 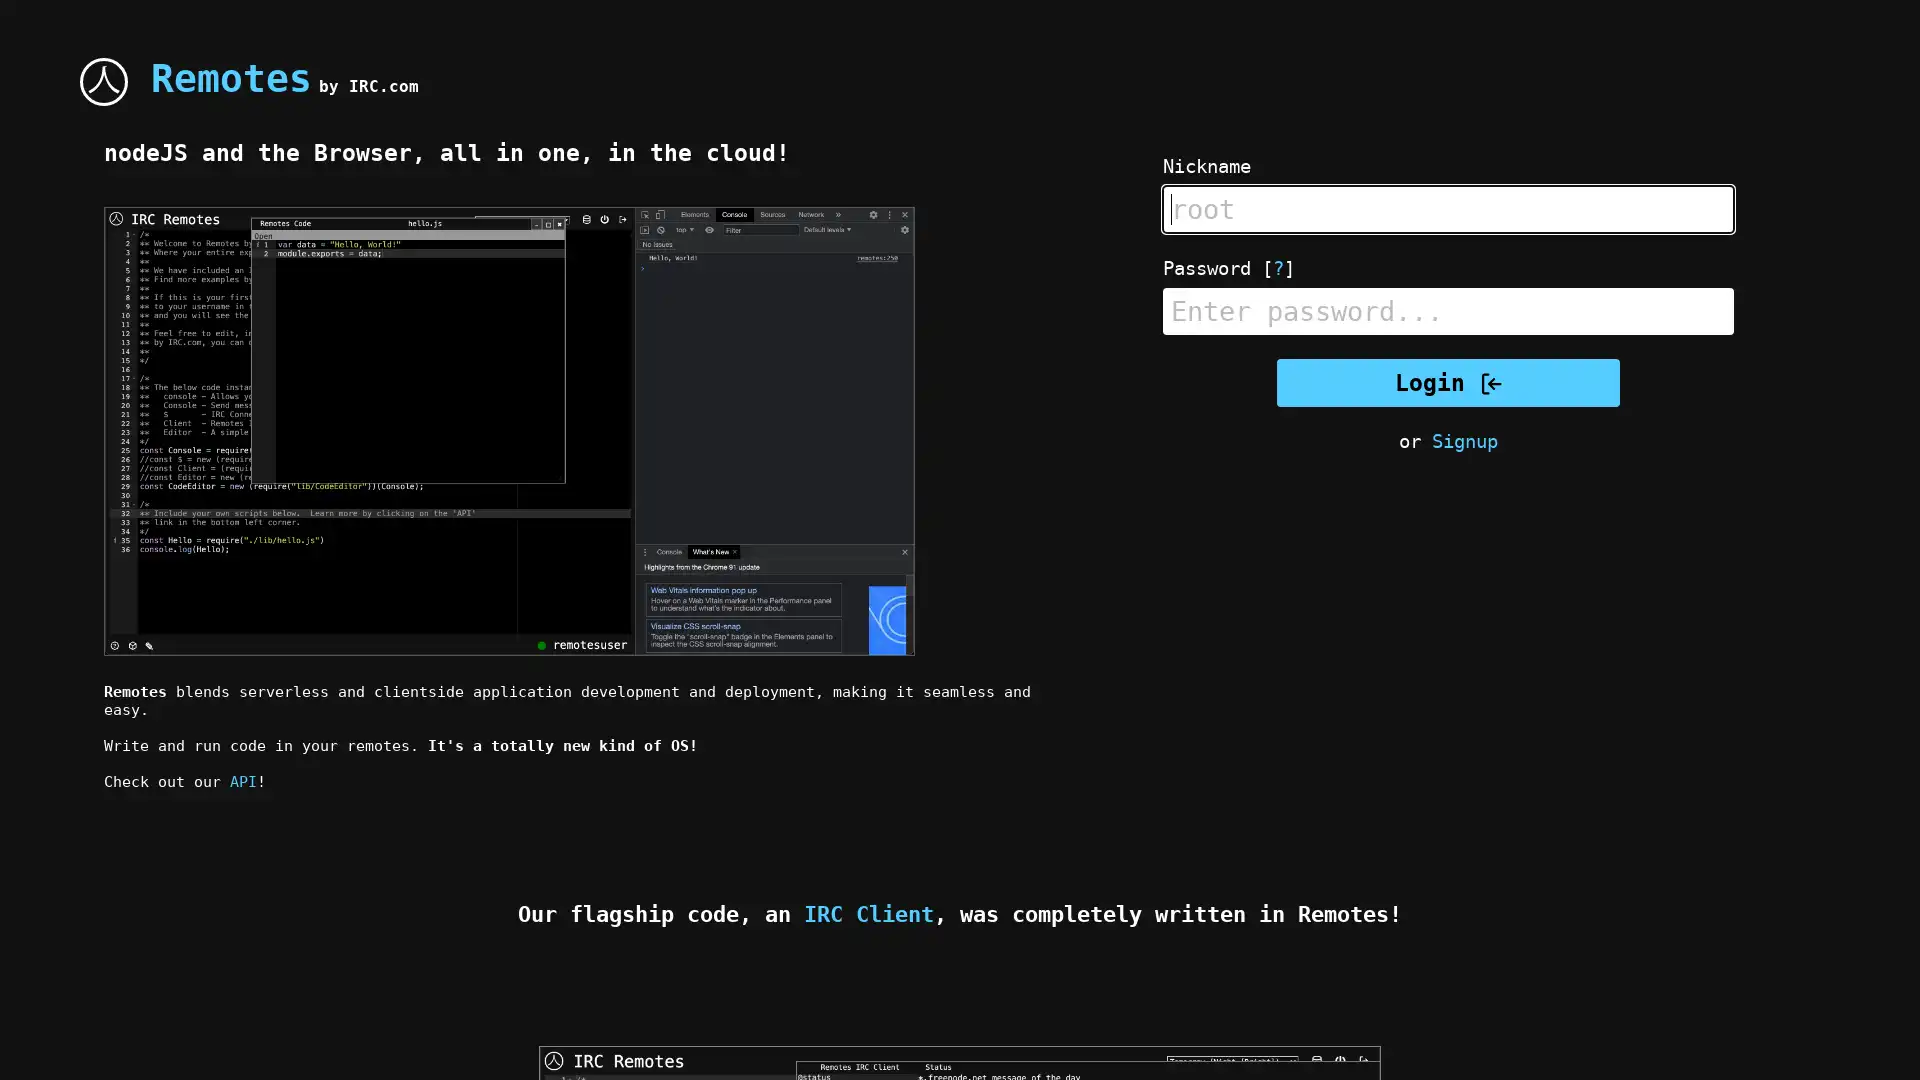 What do you see at coordinates (1448, 382) in the screenshot?
I see `Login` at bounding box center [1448, 382].